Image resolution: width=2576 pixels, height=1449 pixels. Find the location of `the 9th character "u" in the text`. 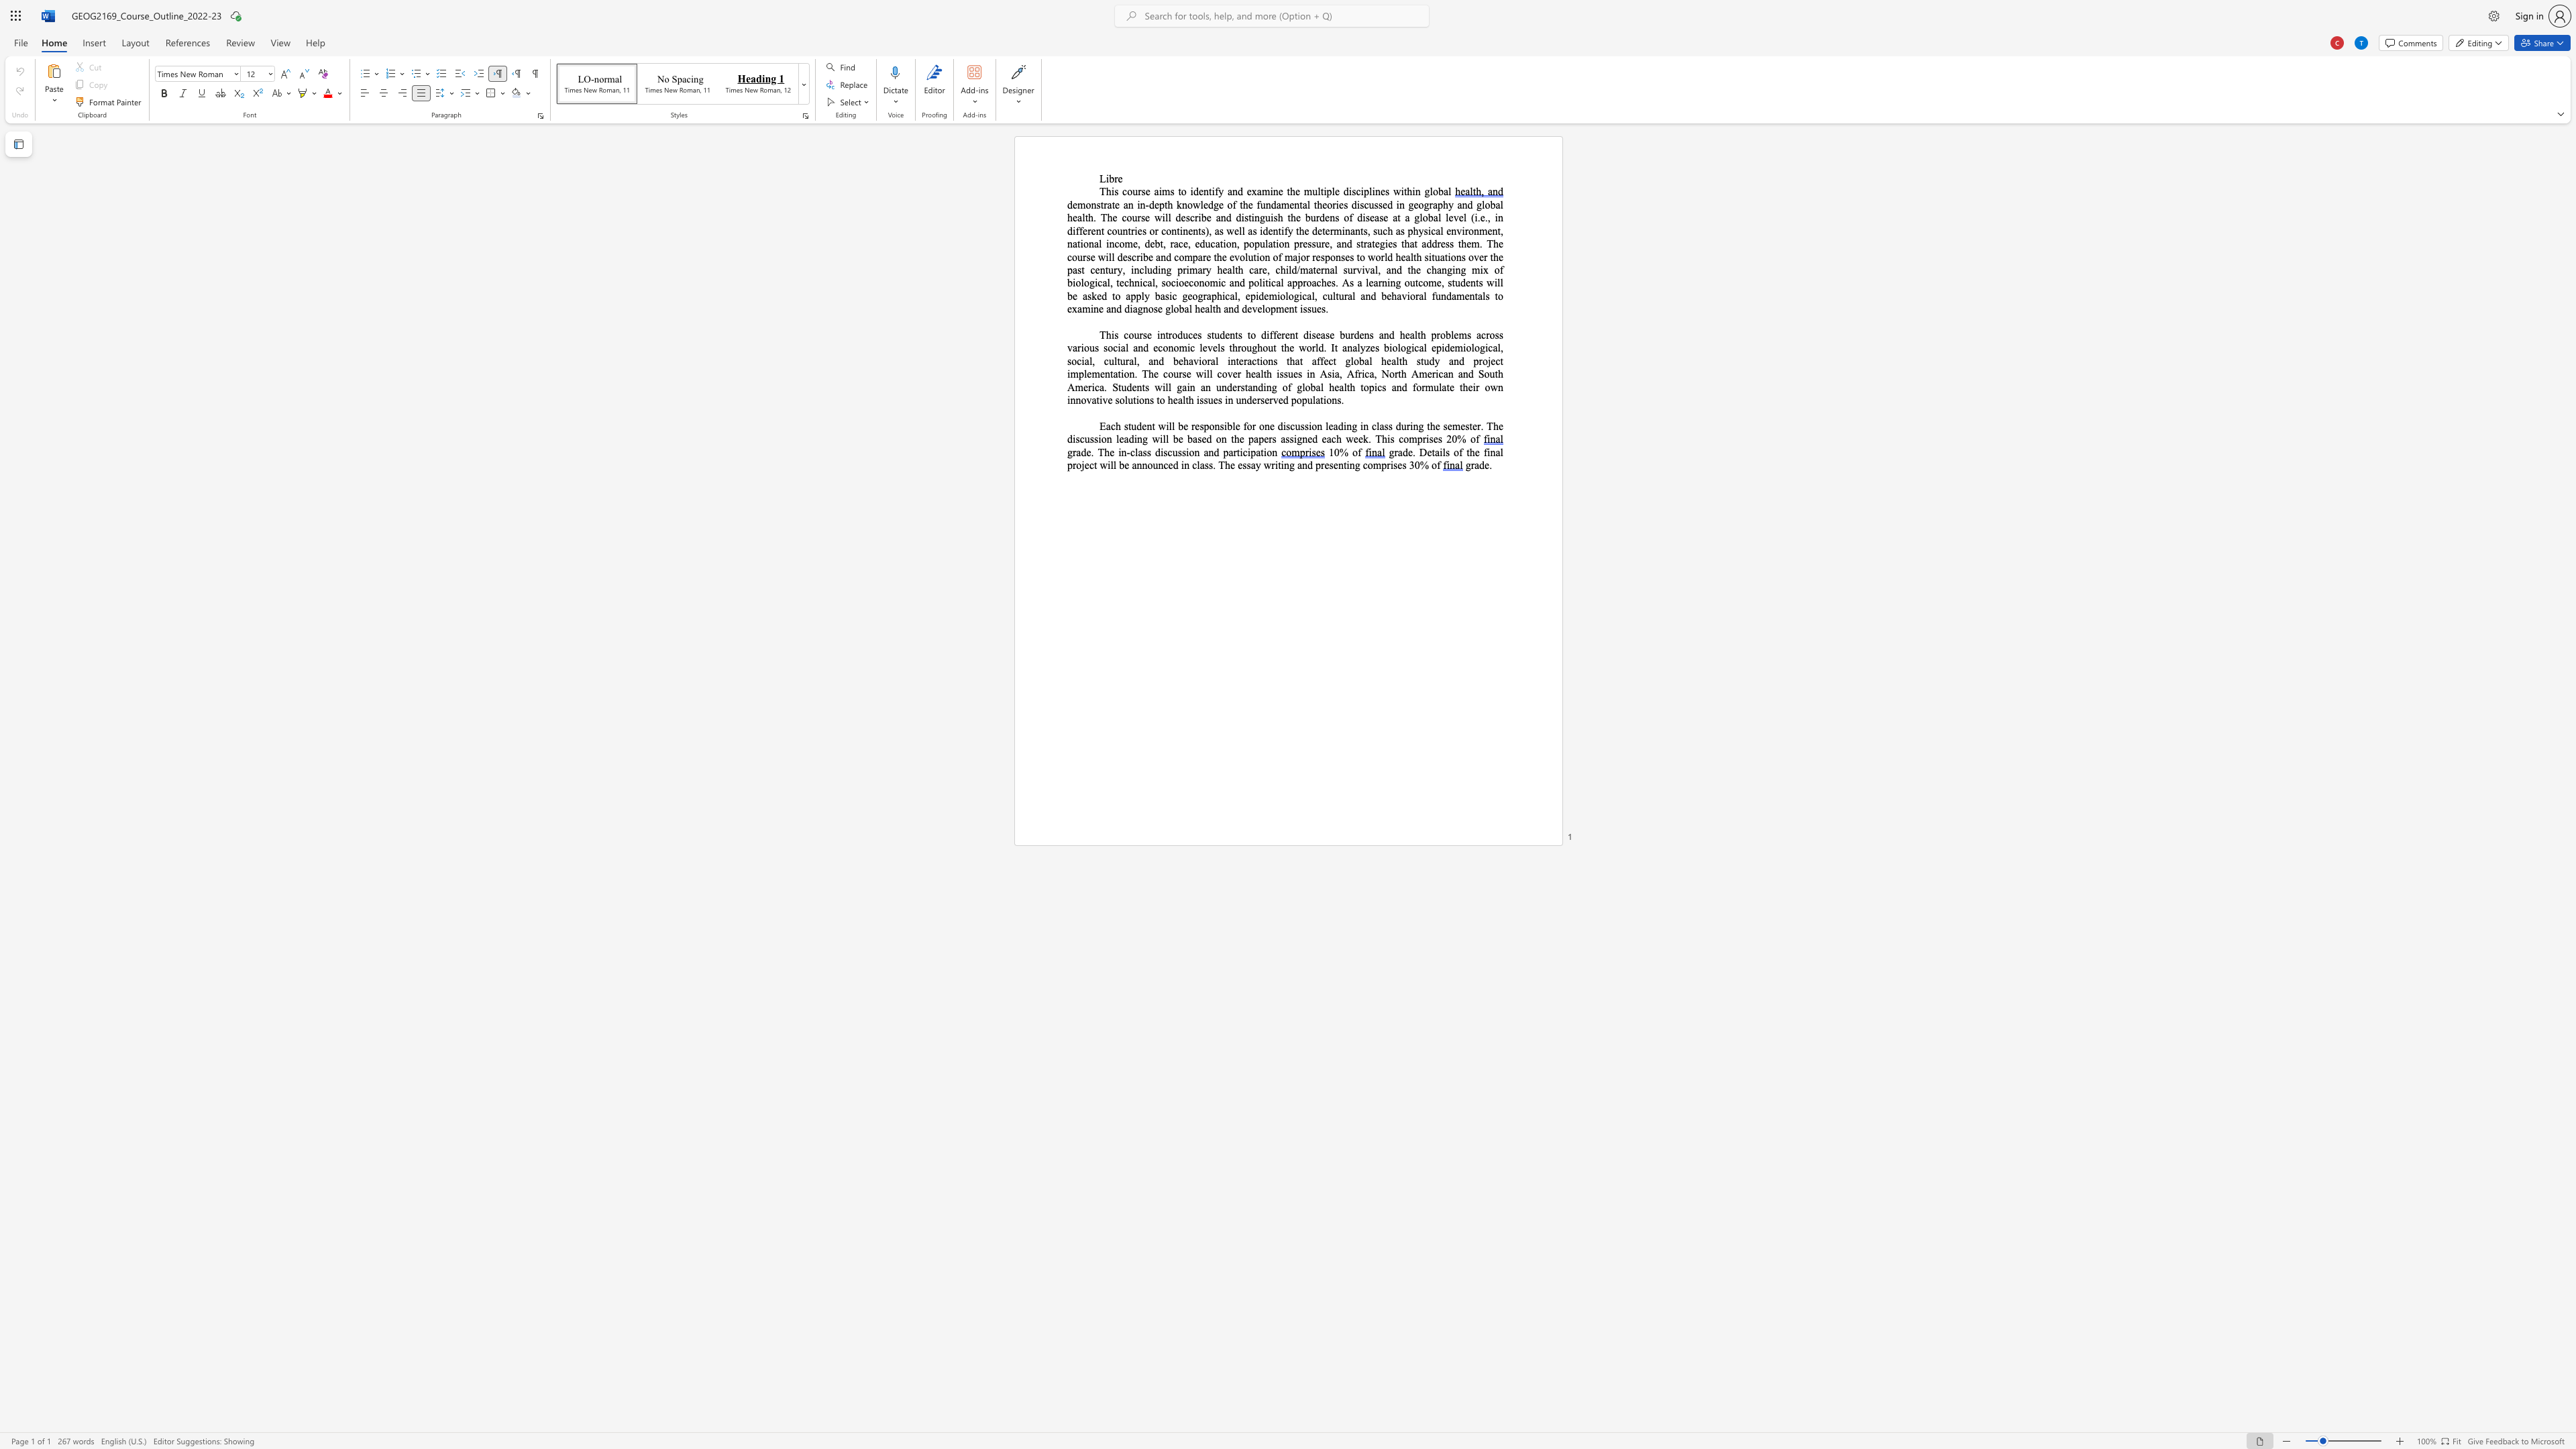

the 9th character "u" in the text is located at coordinates (1149, 270).